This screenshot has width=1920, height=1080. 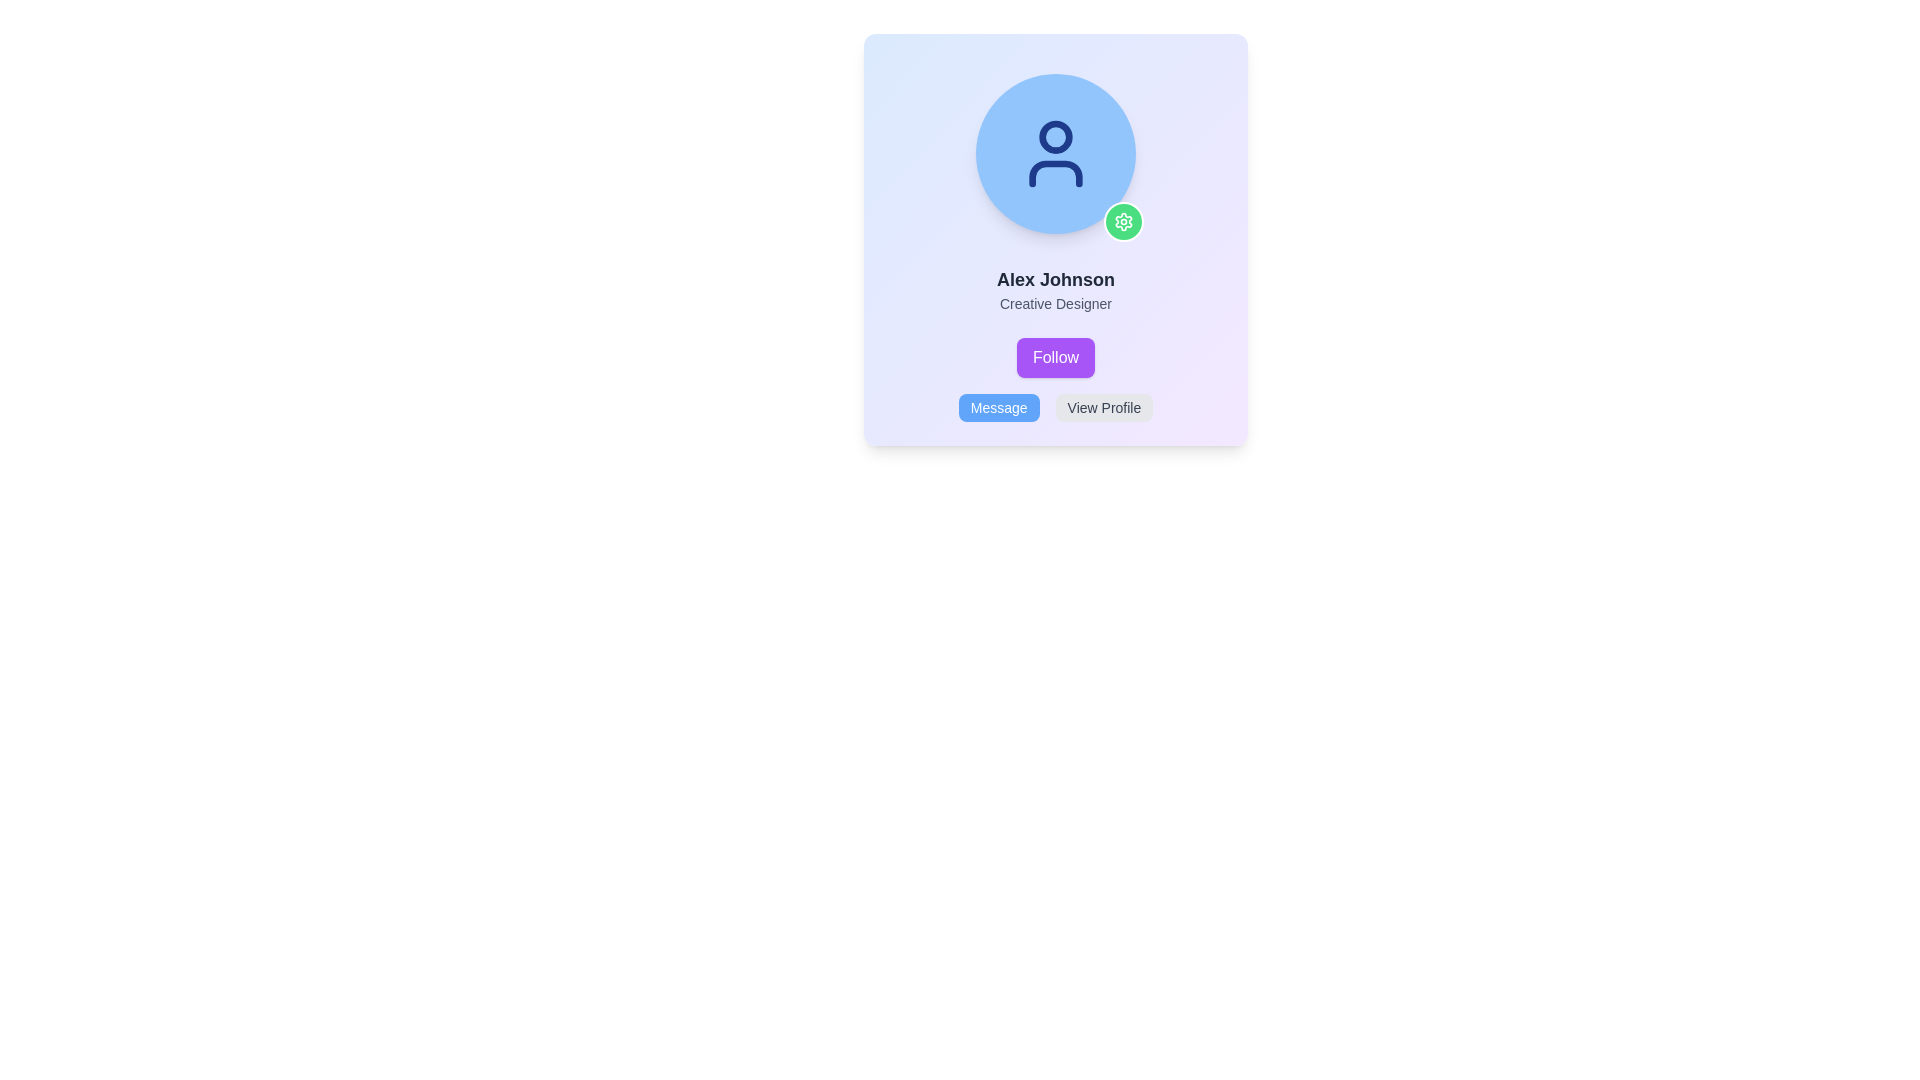 What do you see at coordinates (1055, 289) in the screenshot?
I see `the Text Display element that shows 'Alex Johnson' and 'Creative Designer', which is positioned in the middle section of a card-like component, below the circular avatar and above the purple 'Follow' button` at bounding box center [1055, 289].